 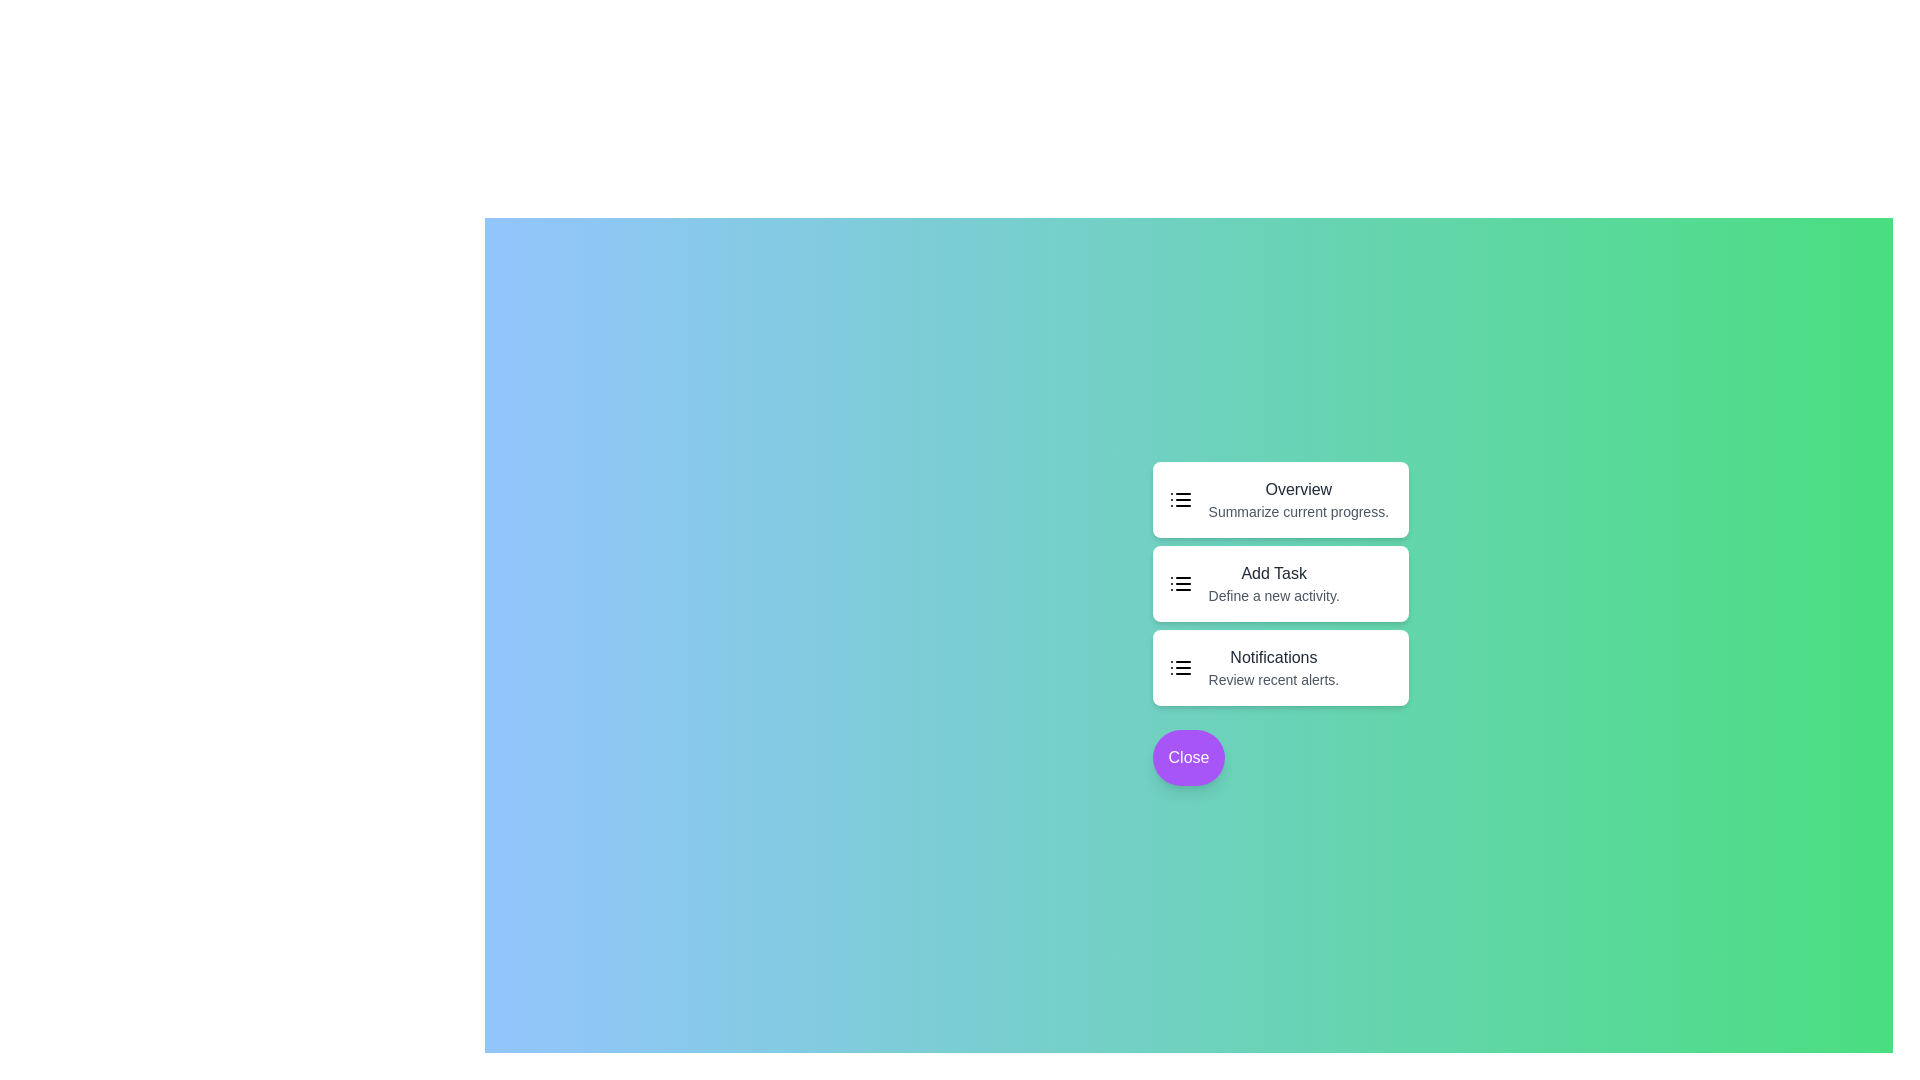 I want to click on the 'Overview' task option to interact with it, so click(x=1298, y=489).